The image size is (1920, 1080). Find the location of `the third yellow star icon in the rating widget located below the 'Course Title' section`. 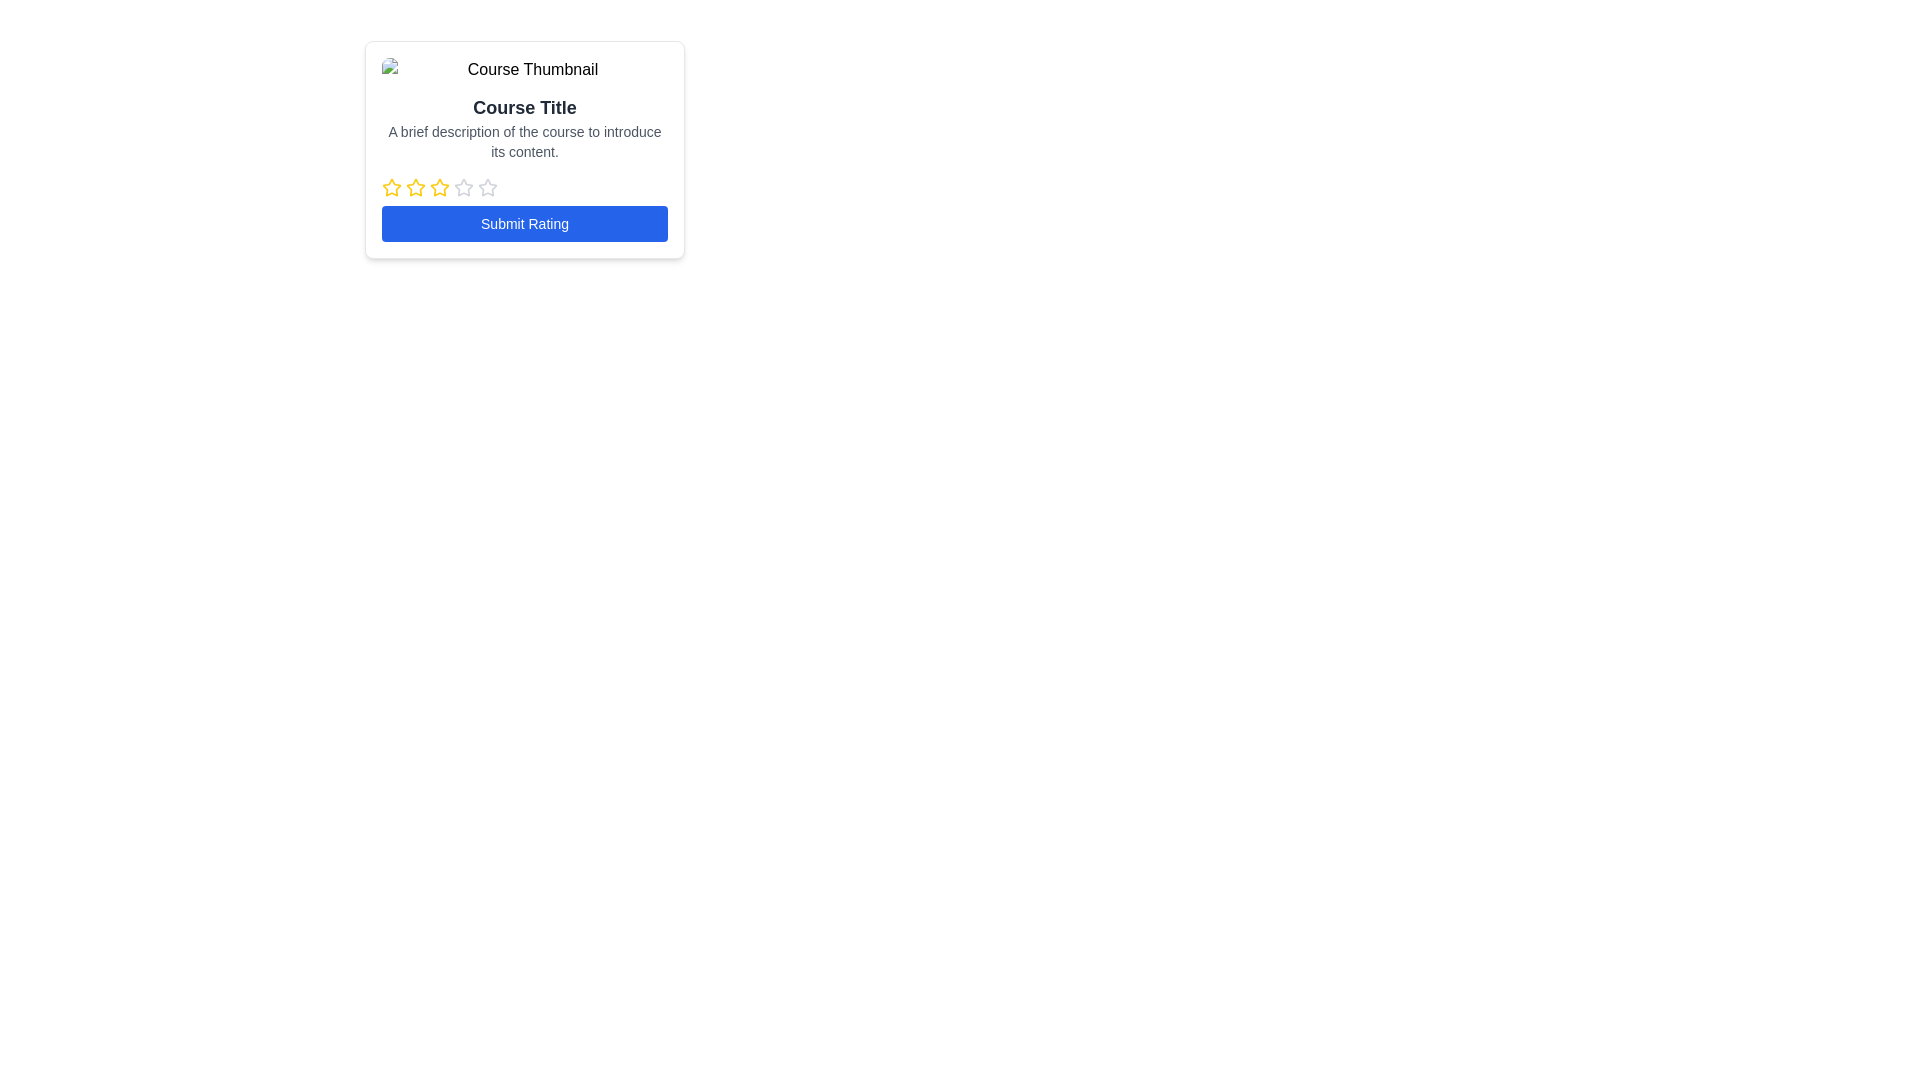

the third yellow star icon in the rating widget located below the 'Course Title' section is located at coordinates (439, 188).